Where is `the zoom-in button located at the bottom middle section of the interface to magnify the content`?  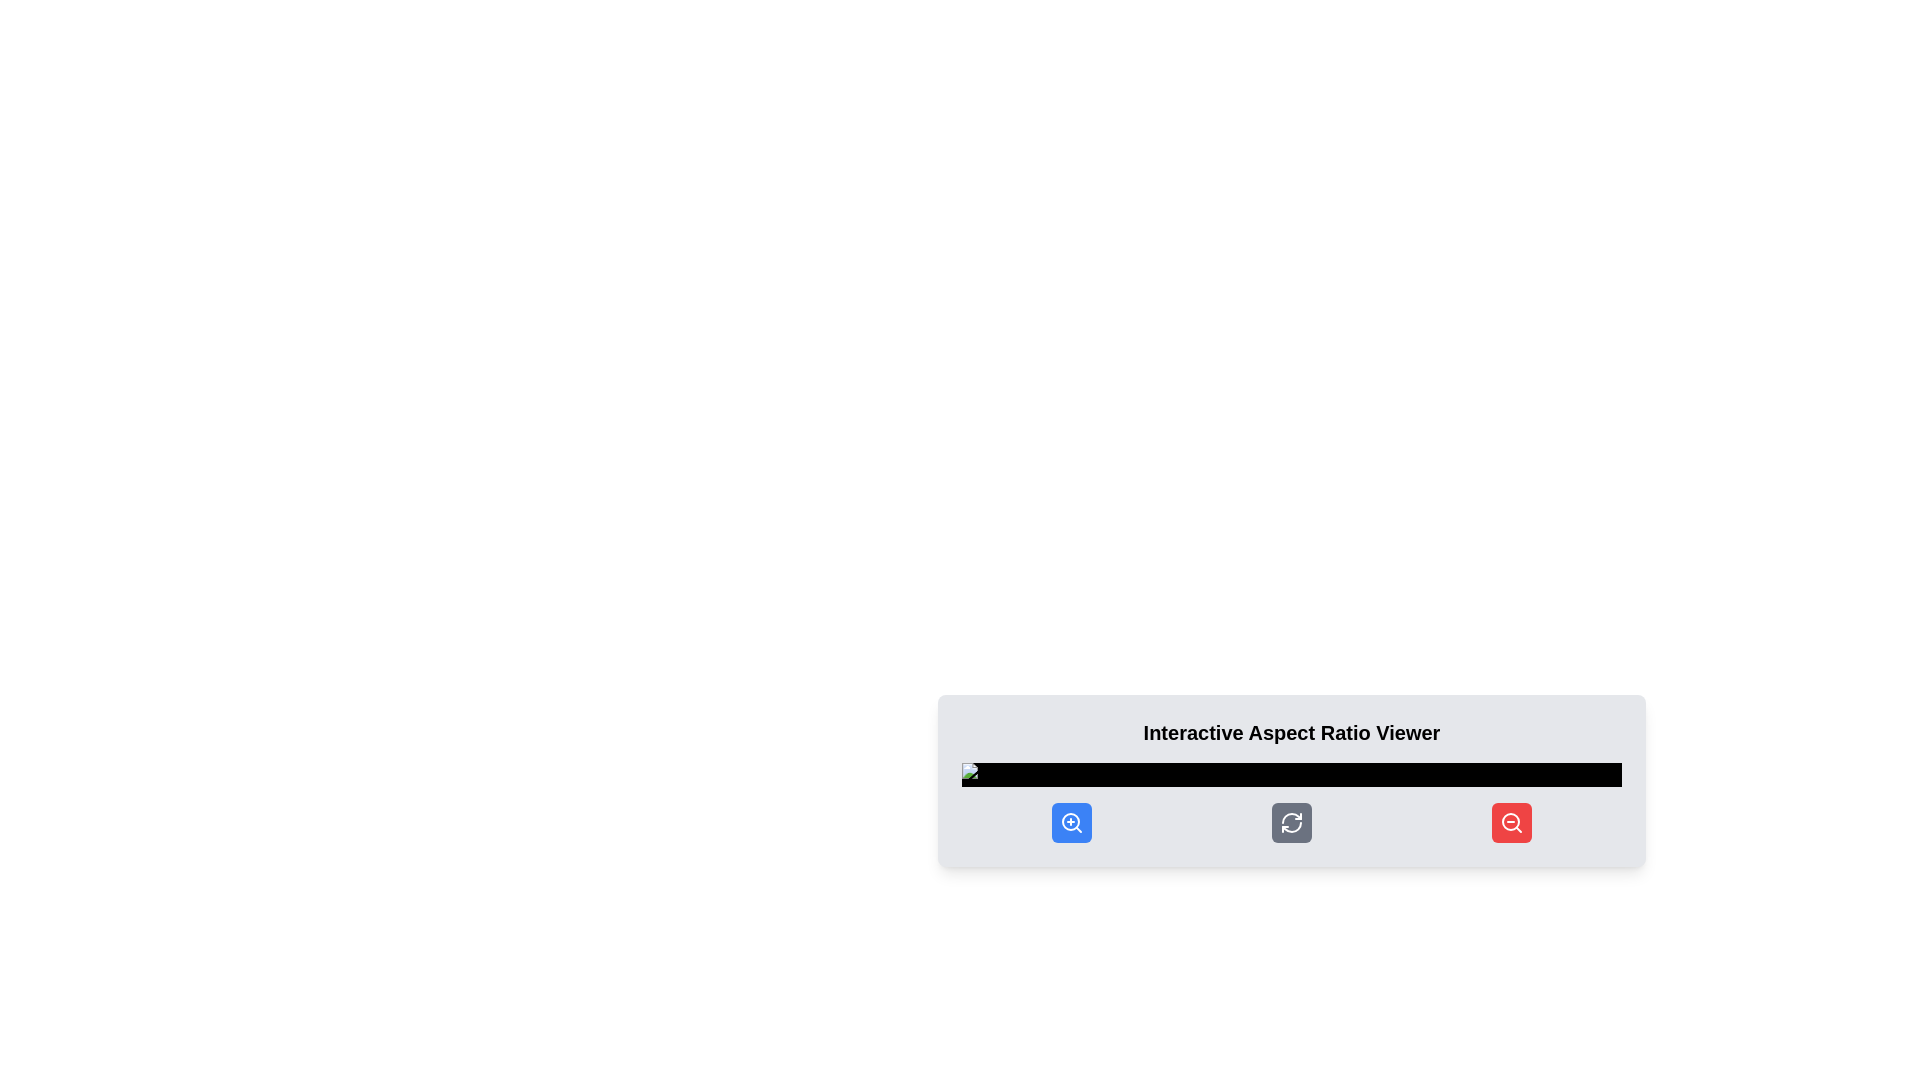 the zoom-in button located at the bottom middle section of the interface to magnify the content is located at coordinates (1070, 822).